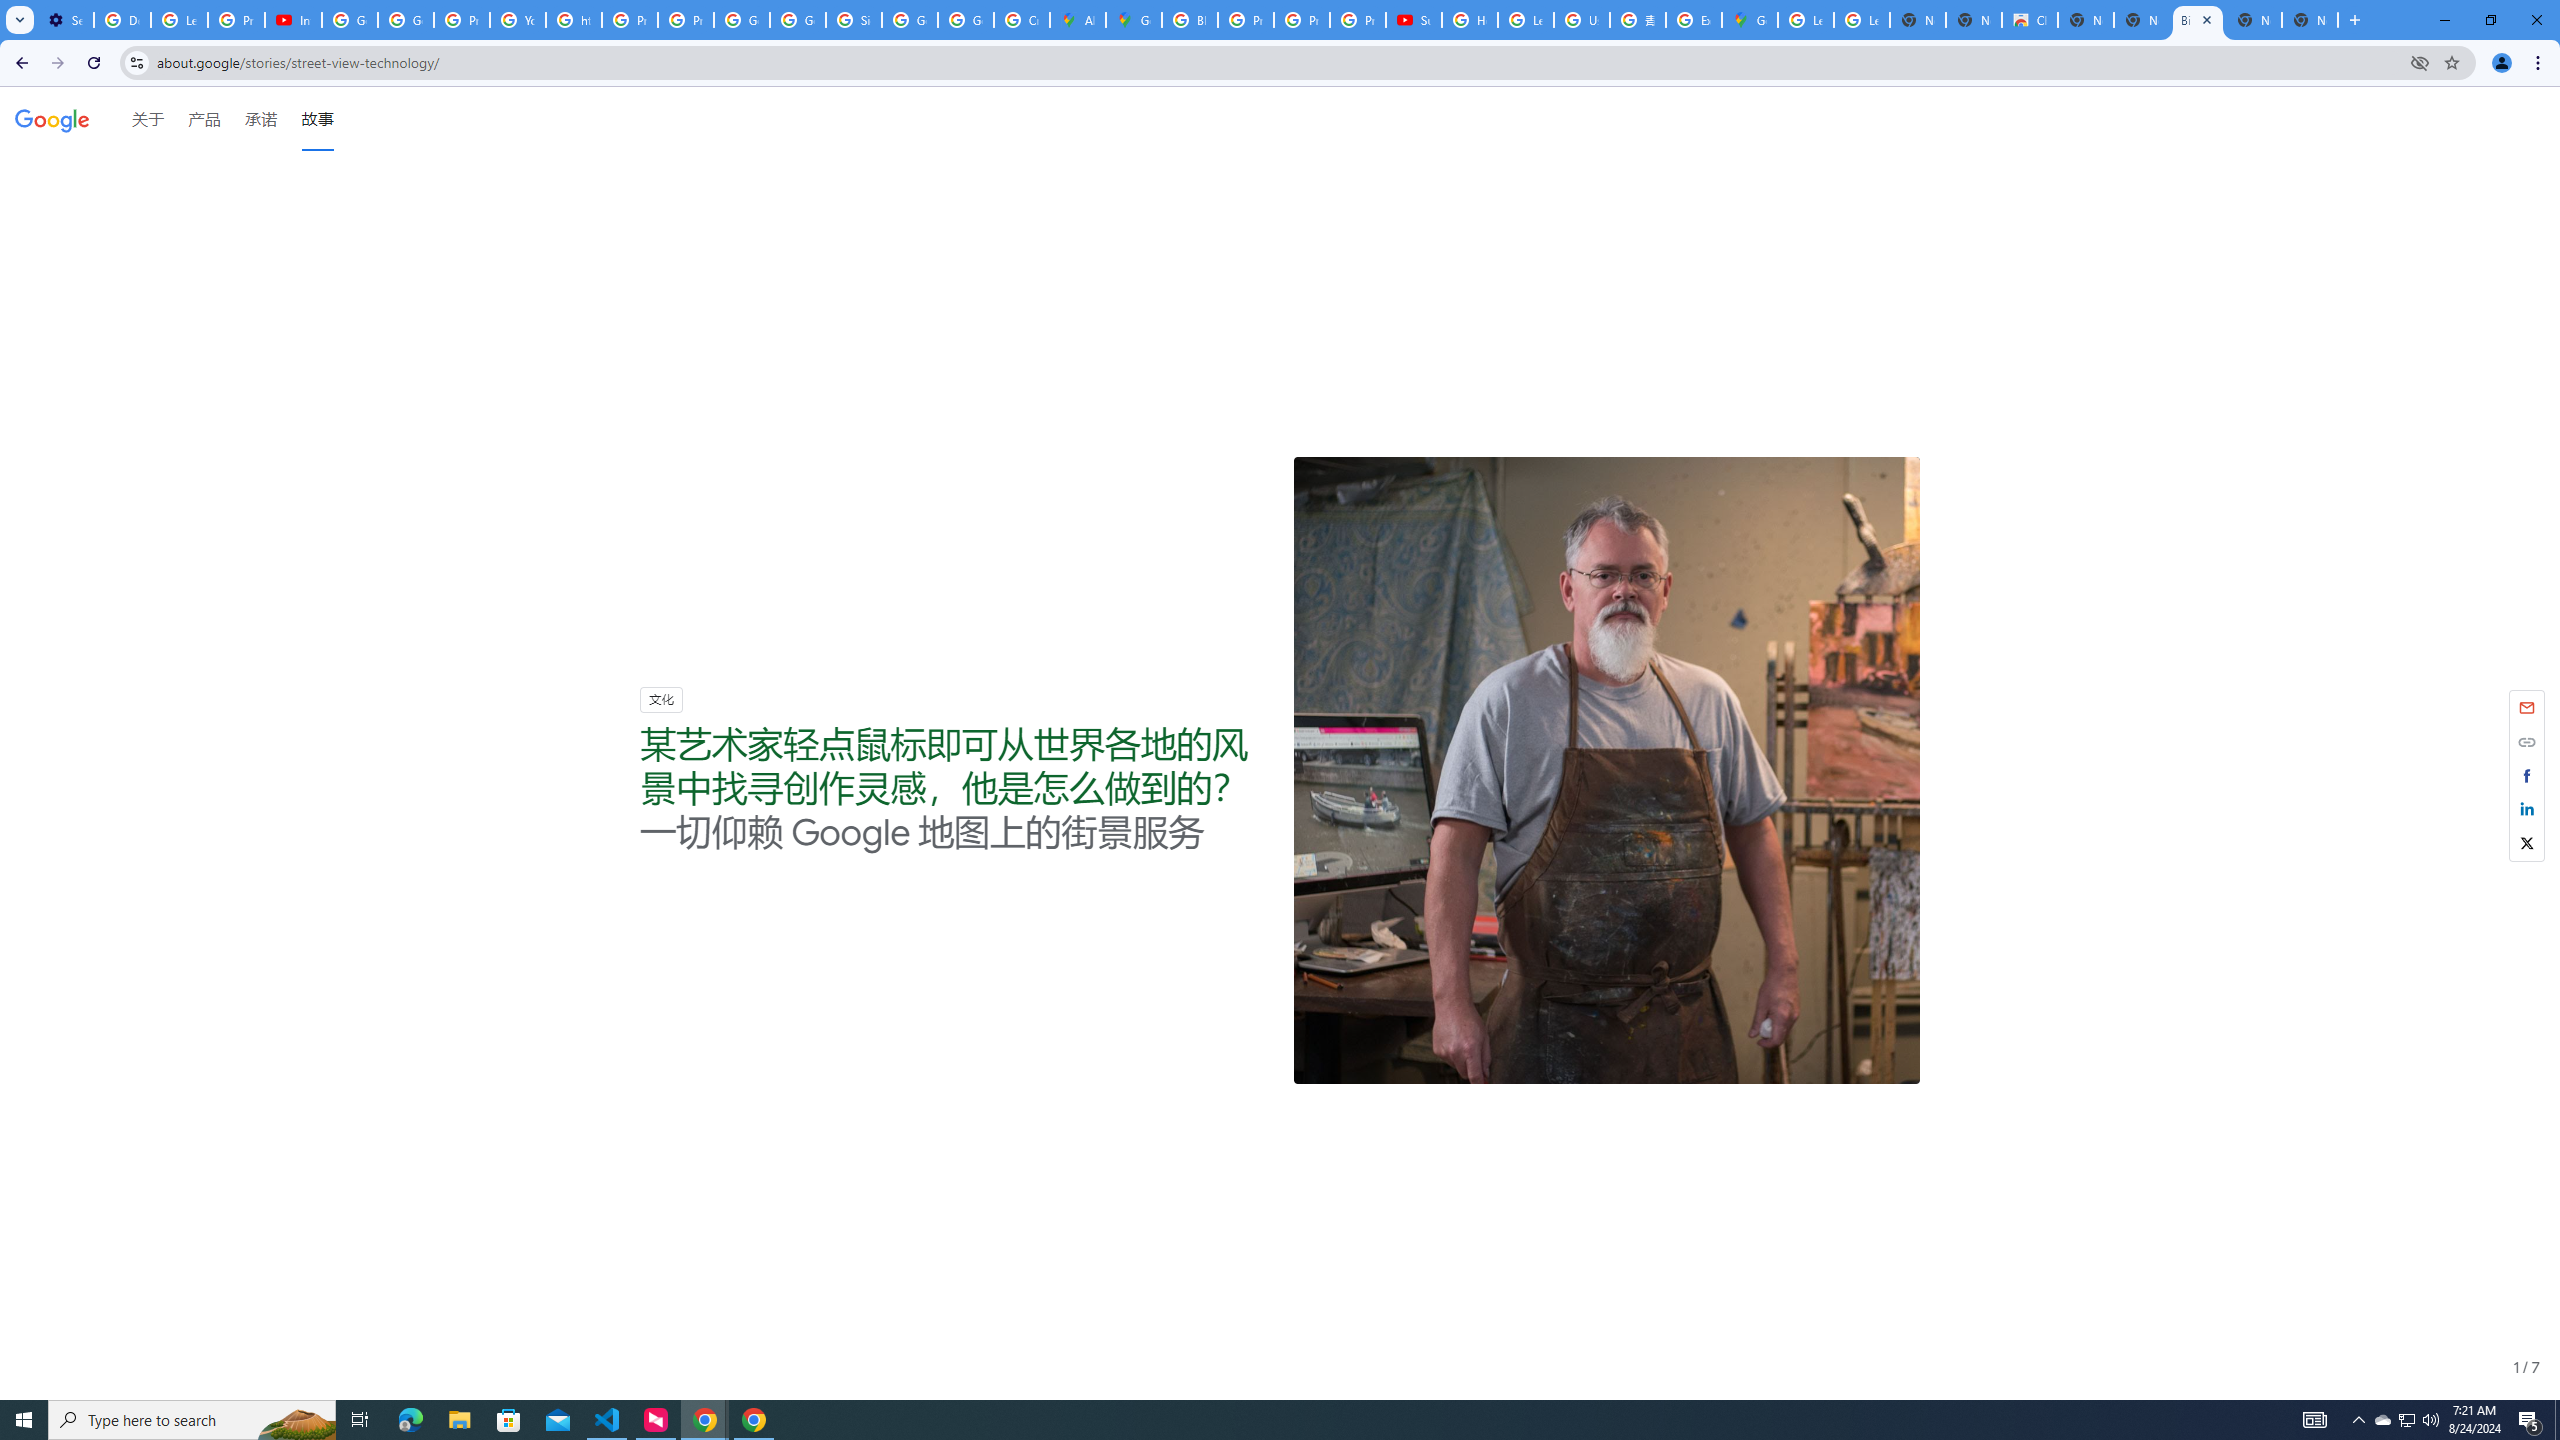 The image size is (2560, 1440). I want to click on 'Google', so click(52, 123).